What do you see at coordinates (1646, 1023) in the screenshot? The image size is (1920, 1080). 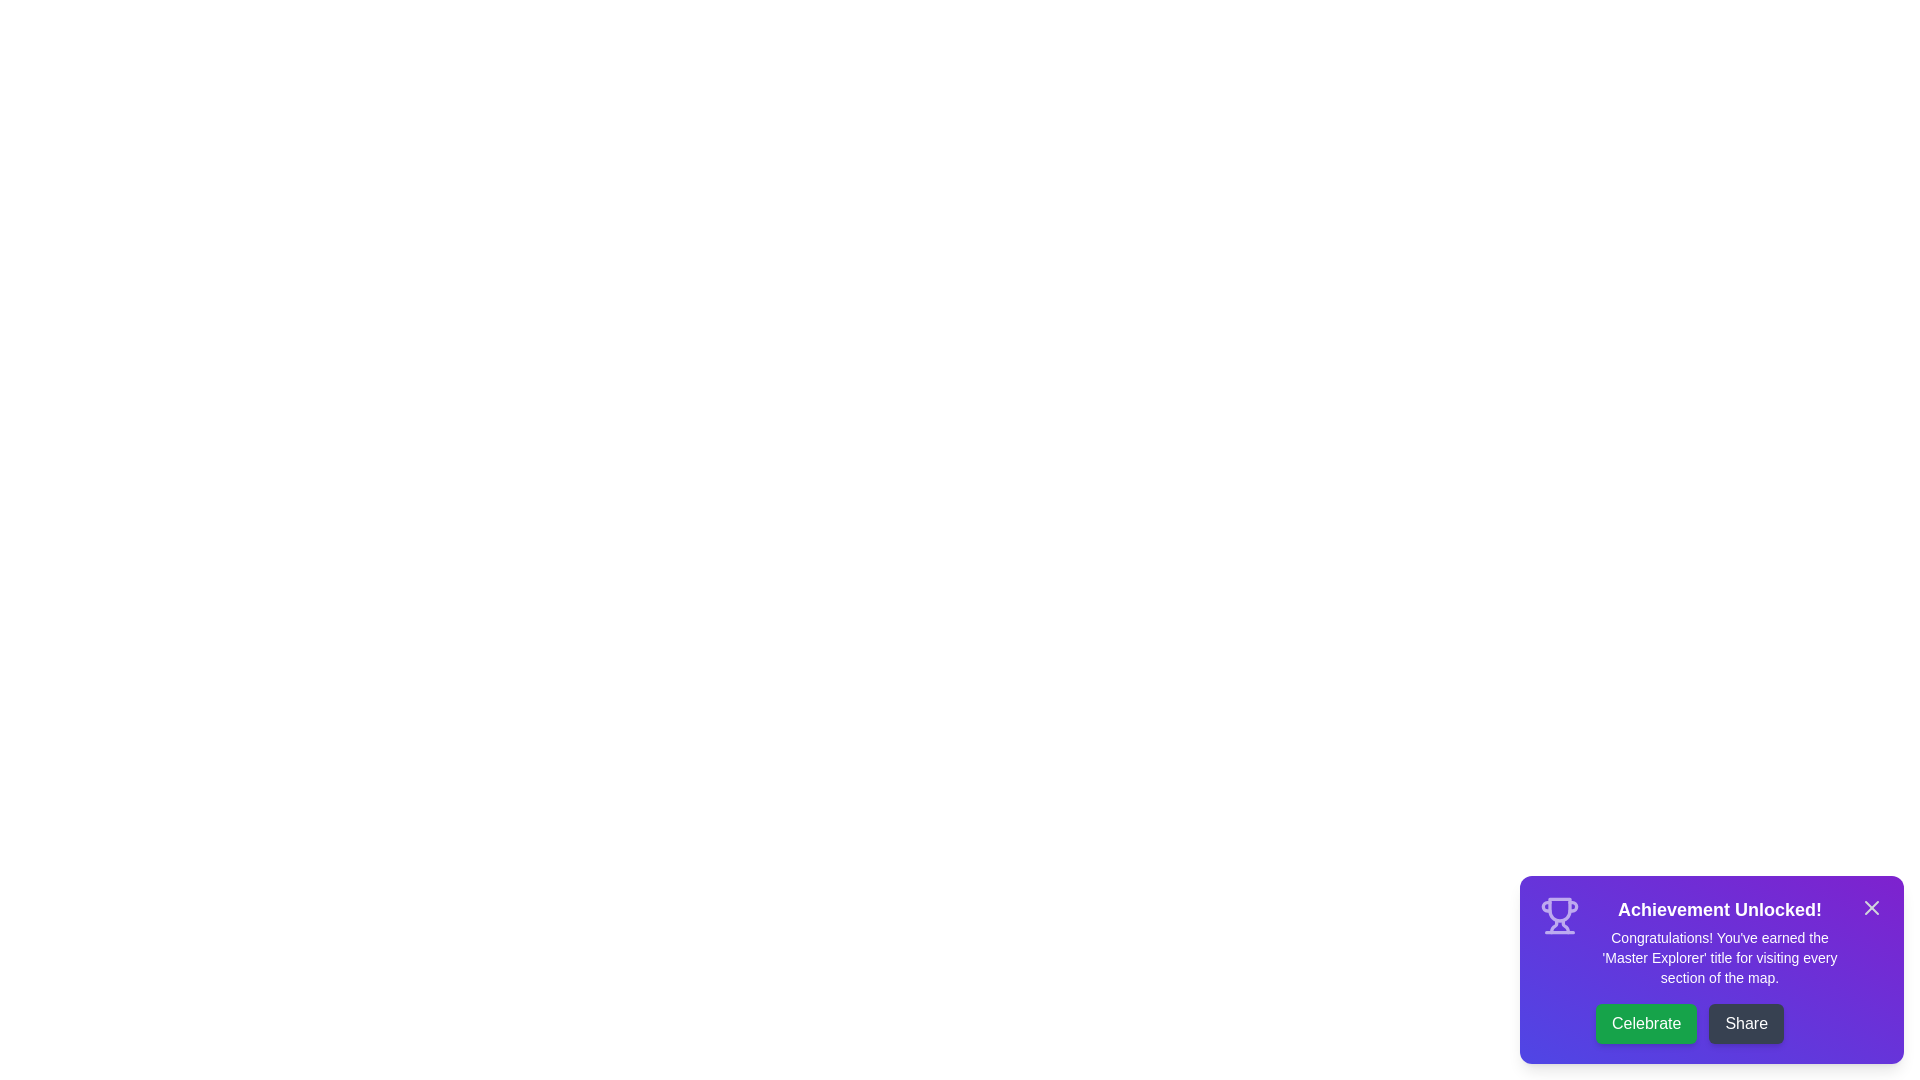 I see `the 'Celebrate' button to acknowledge the achievement` at bounding box center [1646, 1023].